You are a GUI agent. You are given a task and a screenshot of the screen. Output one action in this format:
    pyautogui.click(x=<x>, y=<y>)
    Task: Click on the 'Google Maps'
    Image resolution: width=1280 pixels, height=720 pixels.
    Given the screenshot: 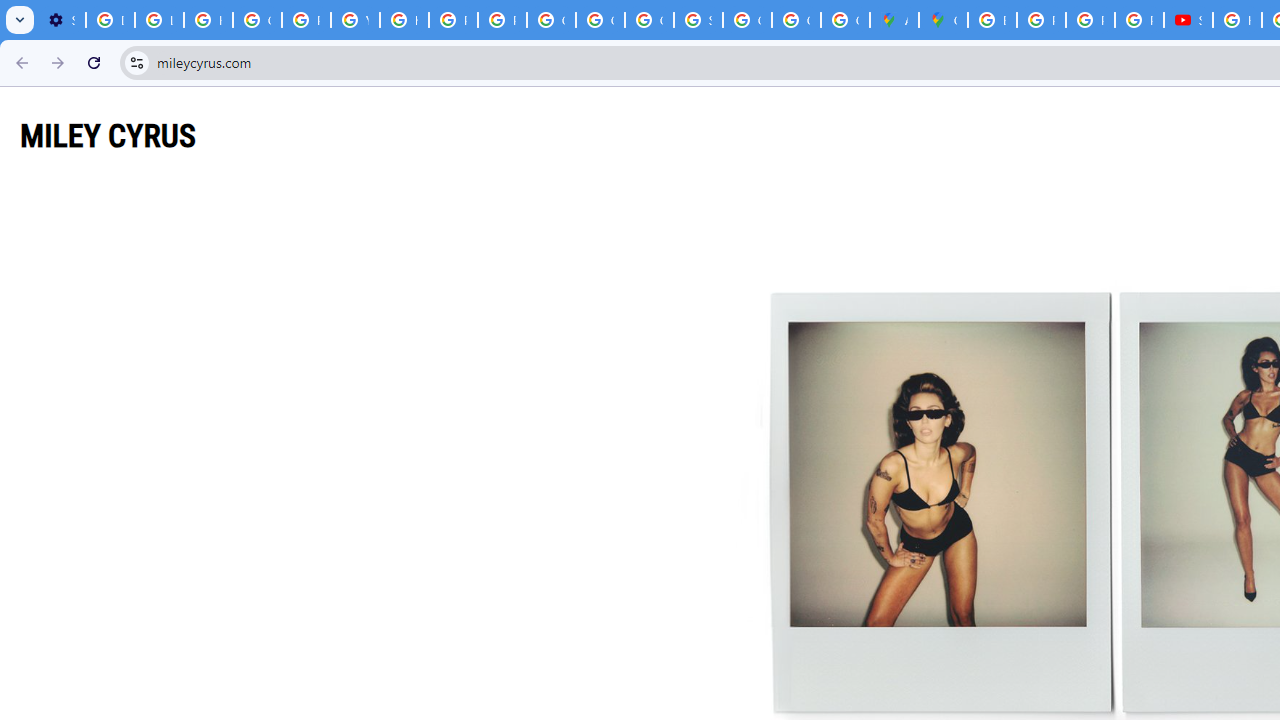 What is the action you would take?
    pyautogui.click(x=942, y=20)
    